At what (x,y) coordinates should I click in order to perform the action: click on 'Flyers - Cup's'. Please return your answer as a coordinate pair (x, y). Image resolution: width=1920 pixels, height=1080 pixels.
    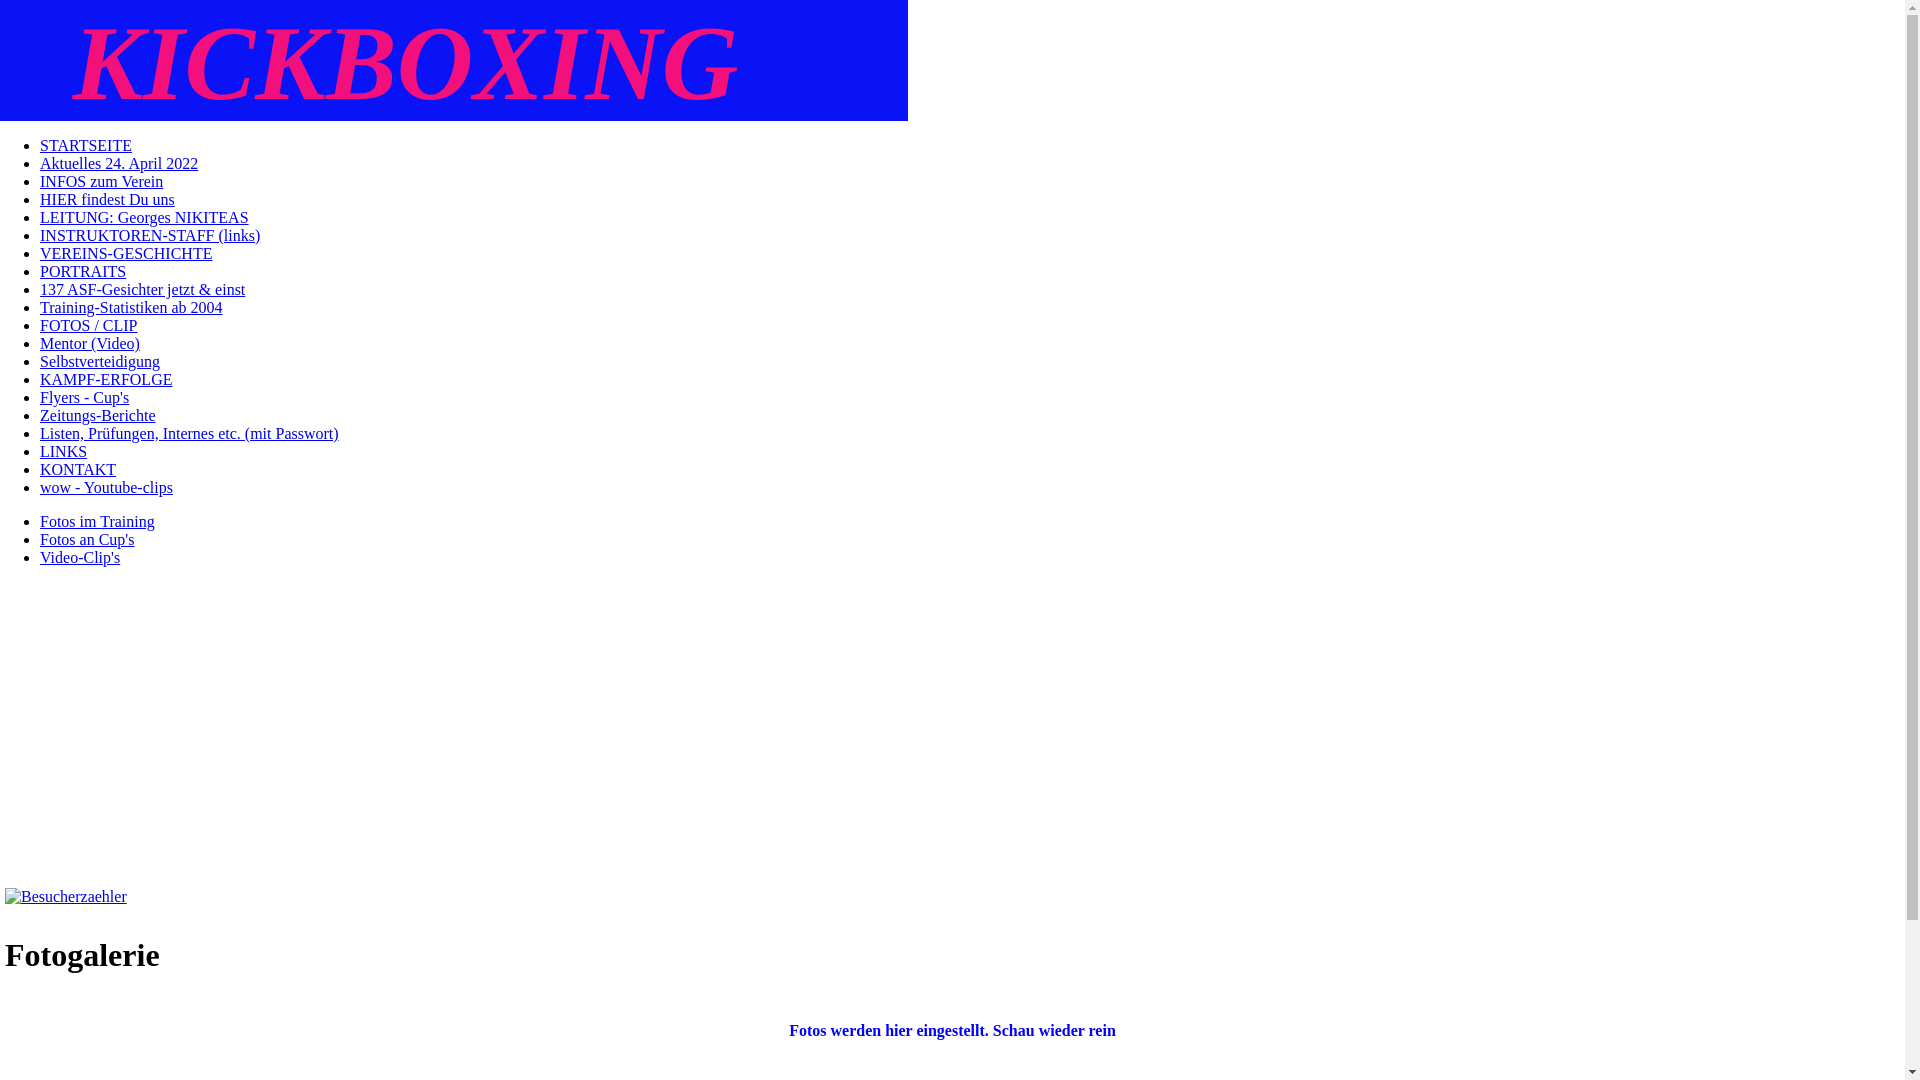
    Looking at the image, I should click on (83, 397).